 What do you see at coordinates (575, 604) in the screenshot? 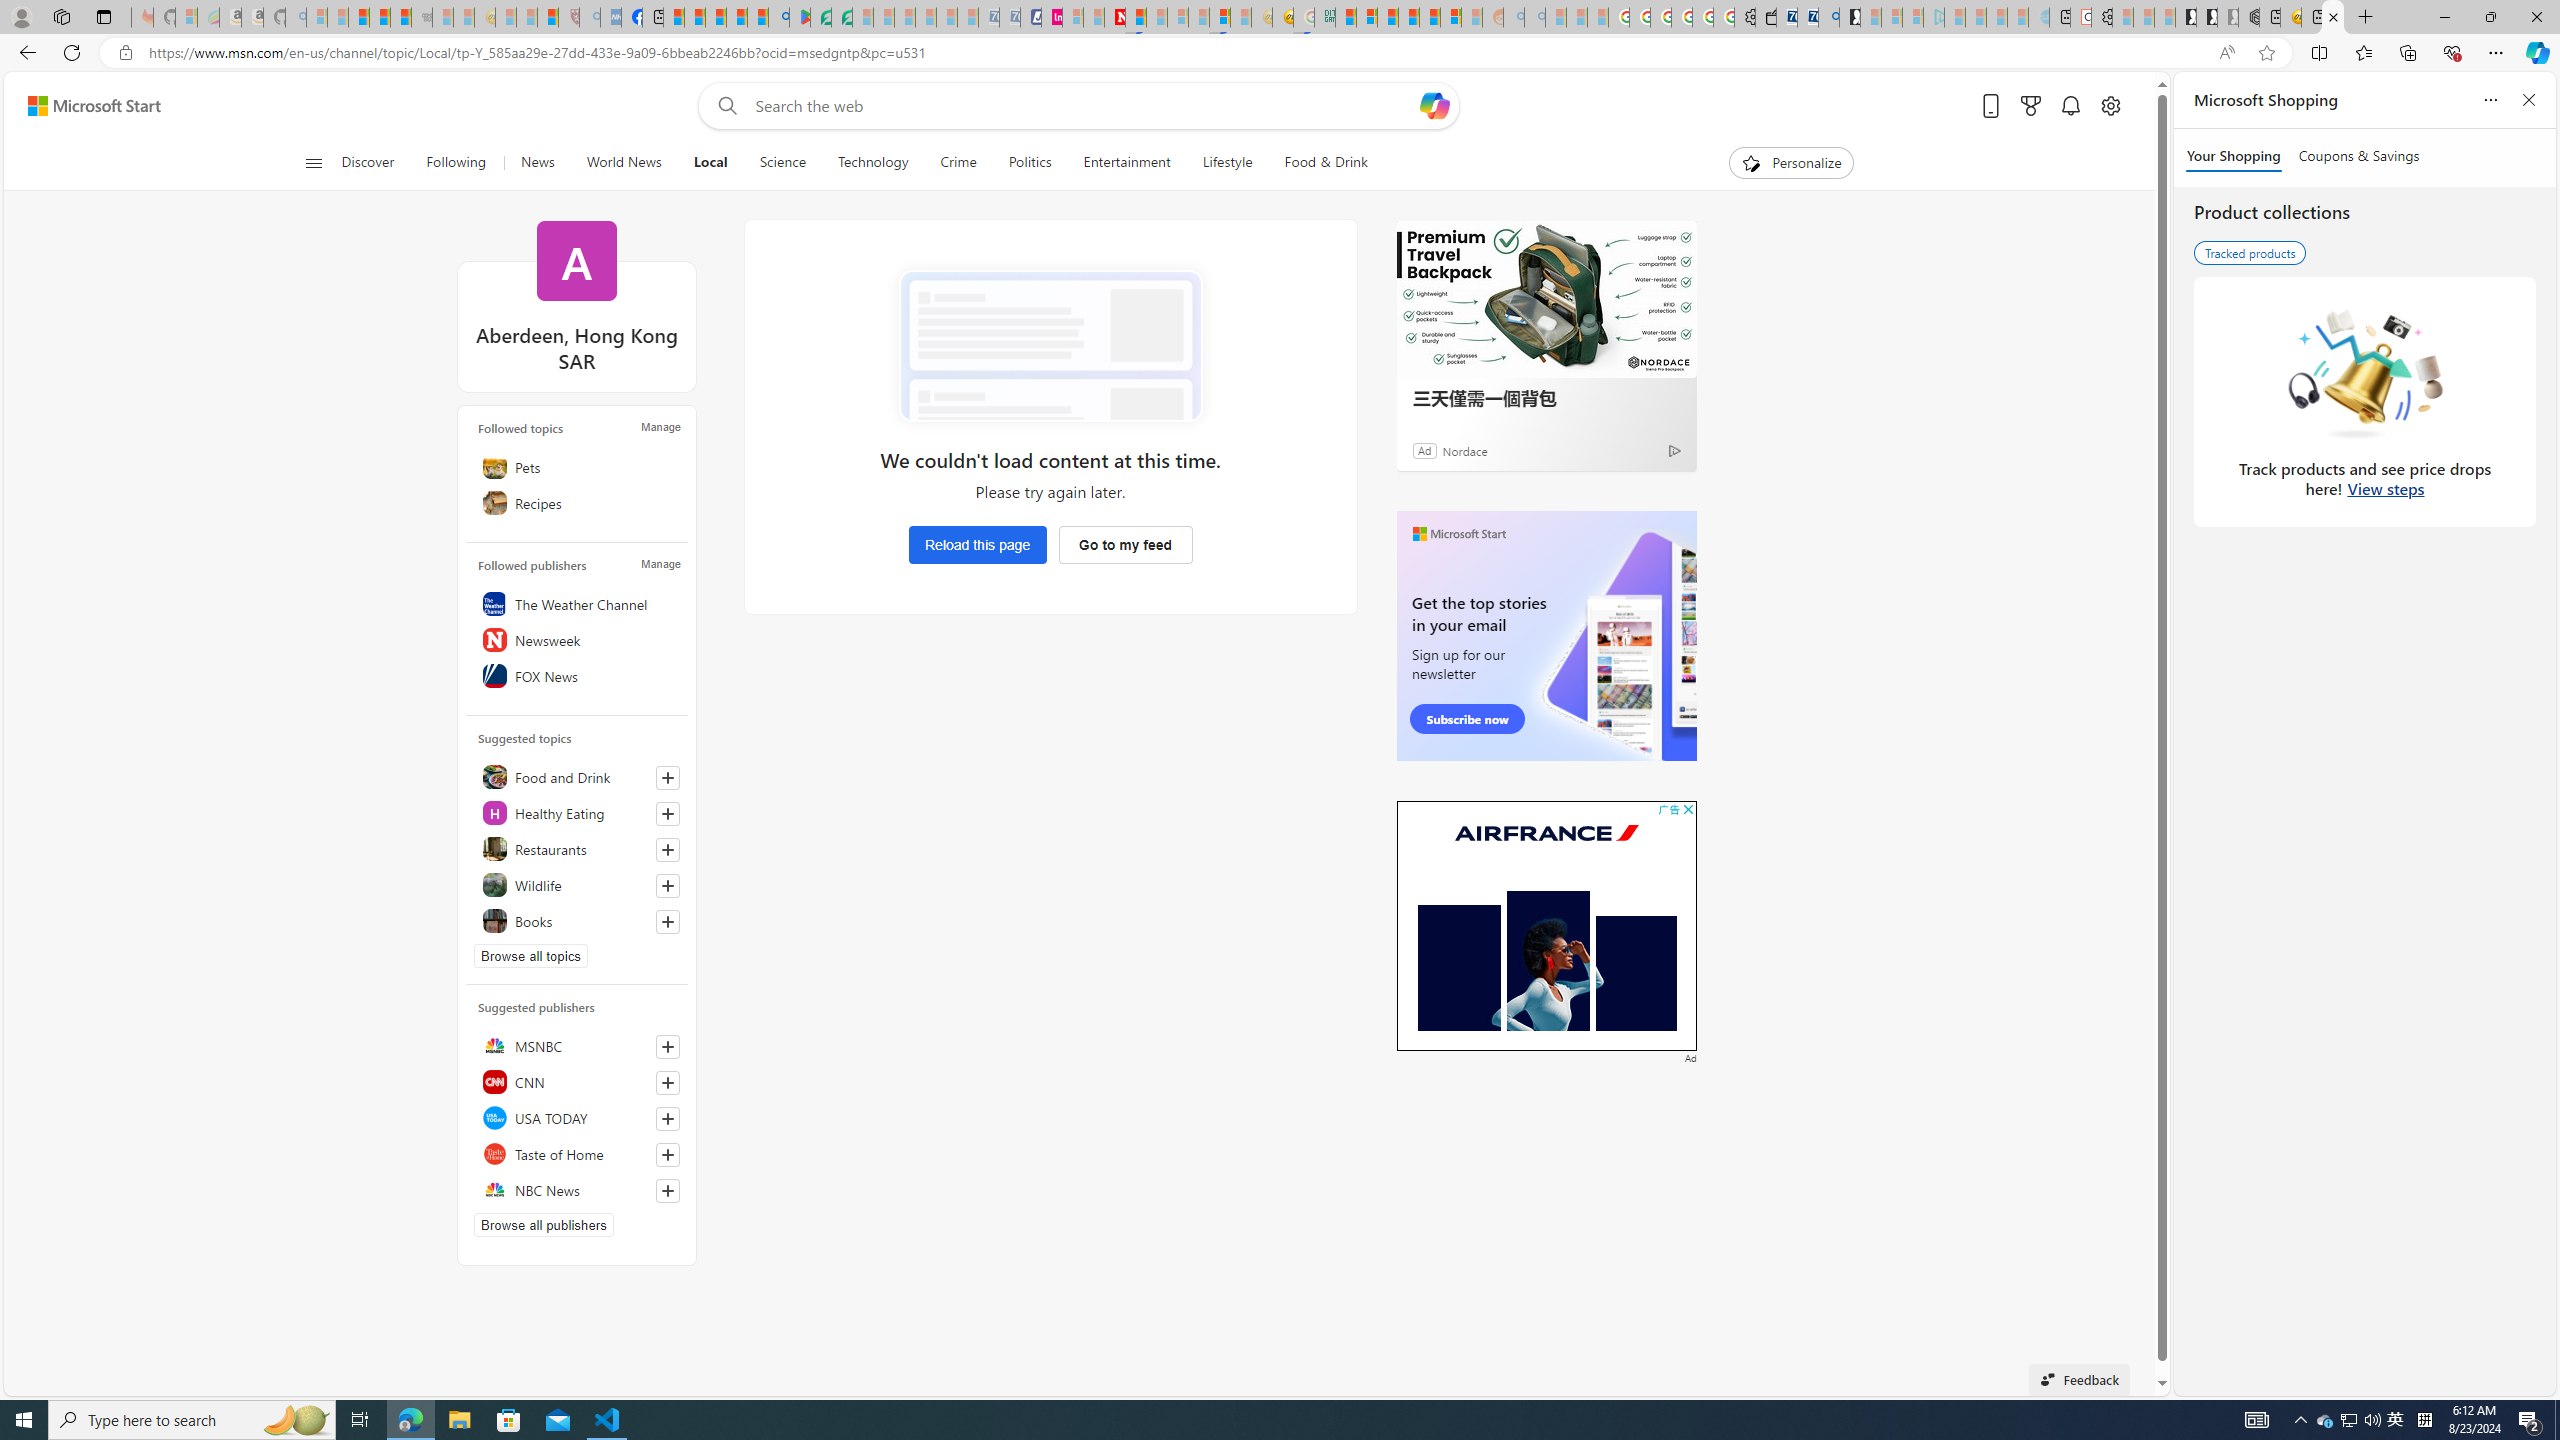
I see `'The Weather Channel'` at bounding box center [575, 604].